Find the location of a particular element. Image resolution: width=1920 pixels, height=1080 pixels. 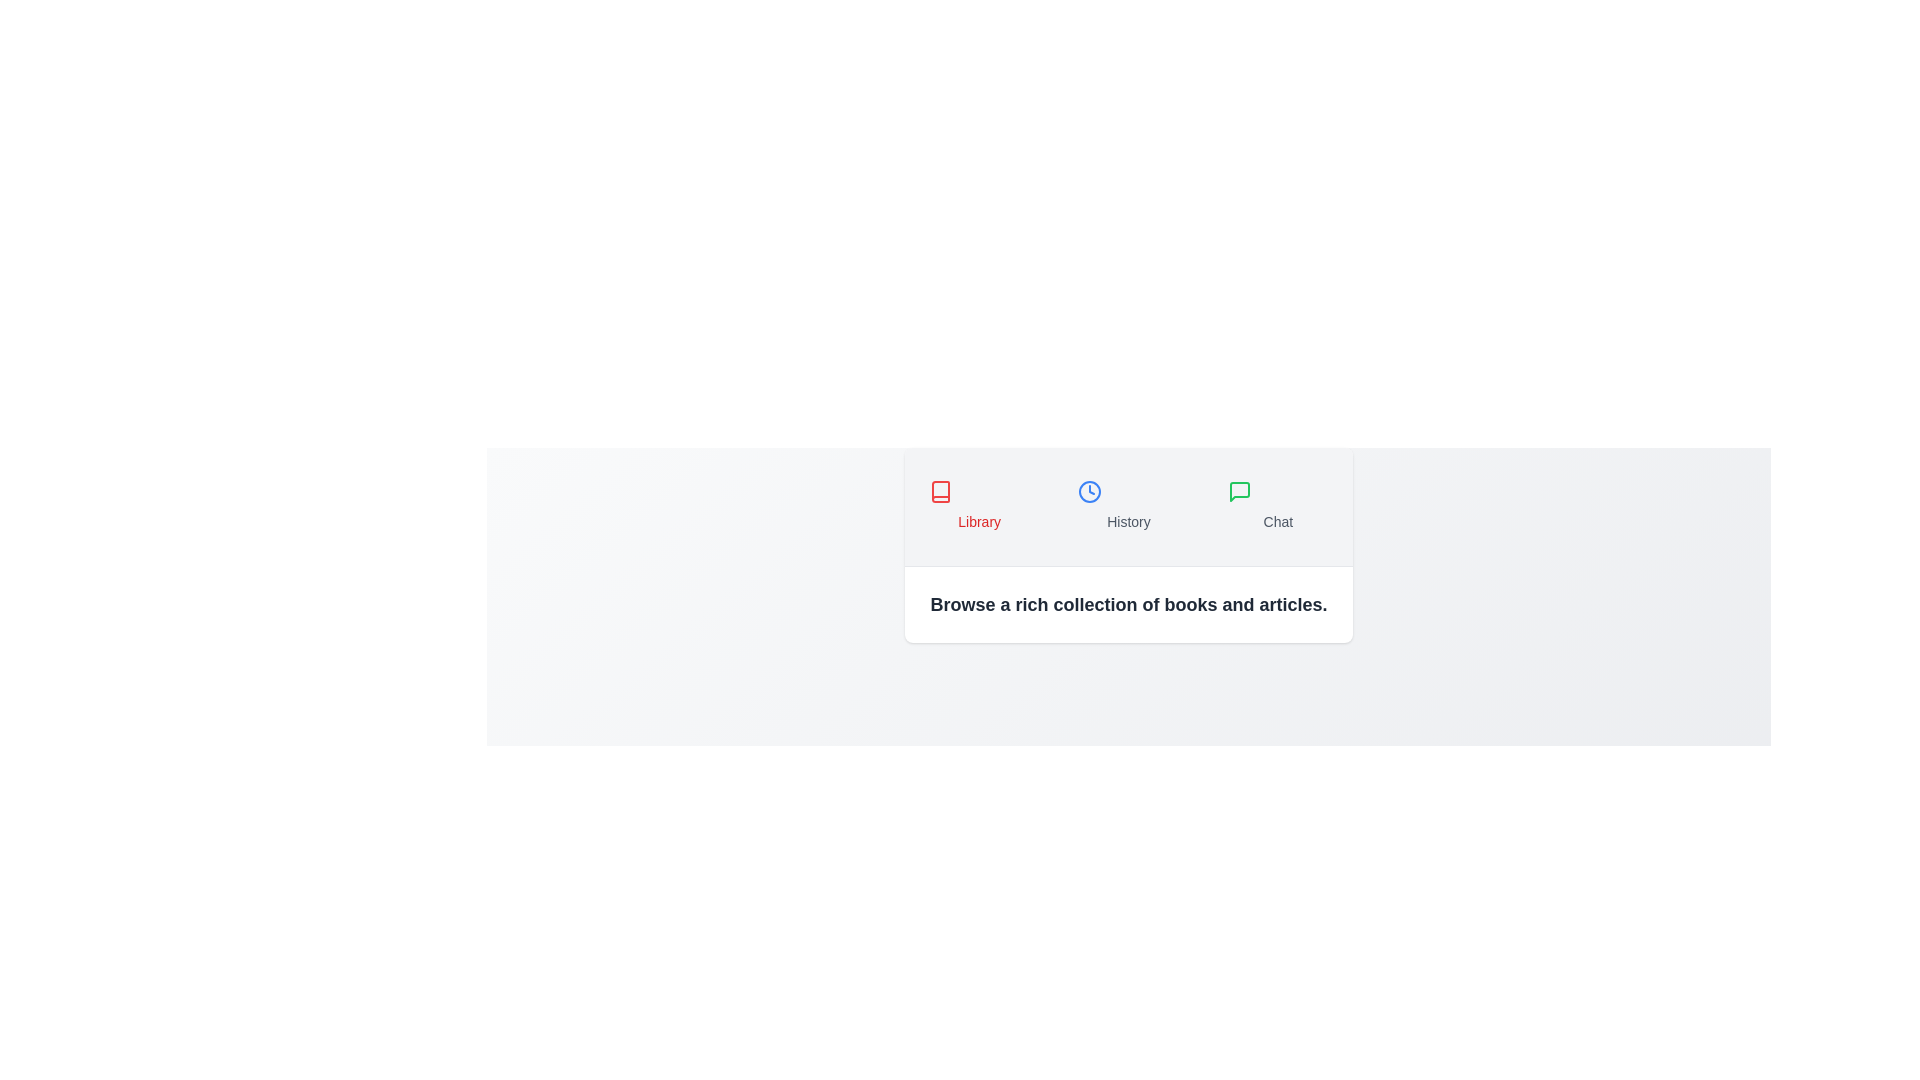

the Library tab to view its content is located at coordinates (979, 505).